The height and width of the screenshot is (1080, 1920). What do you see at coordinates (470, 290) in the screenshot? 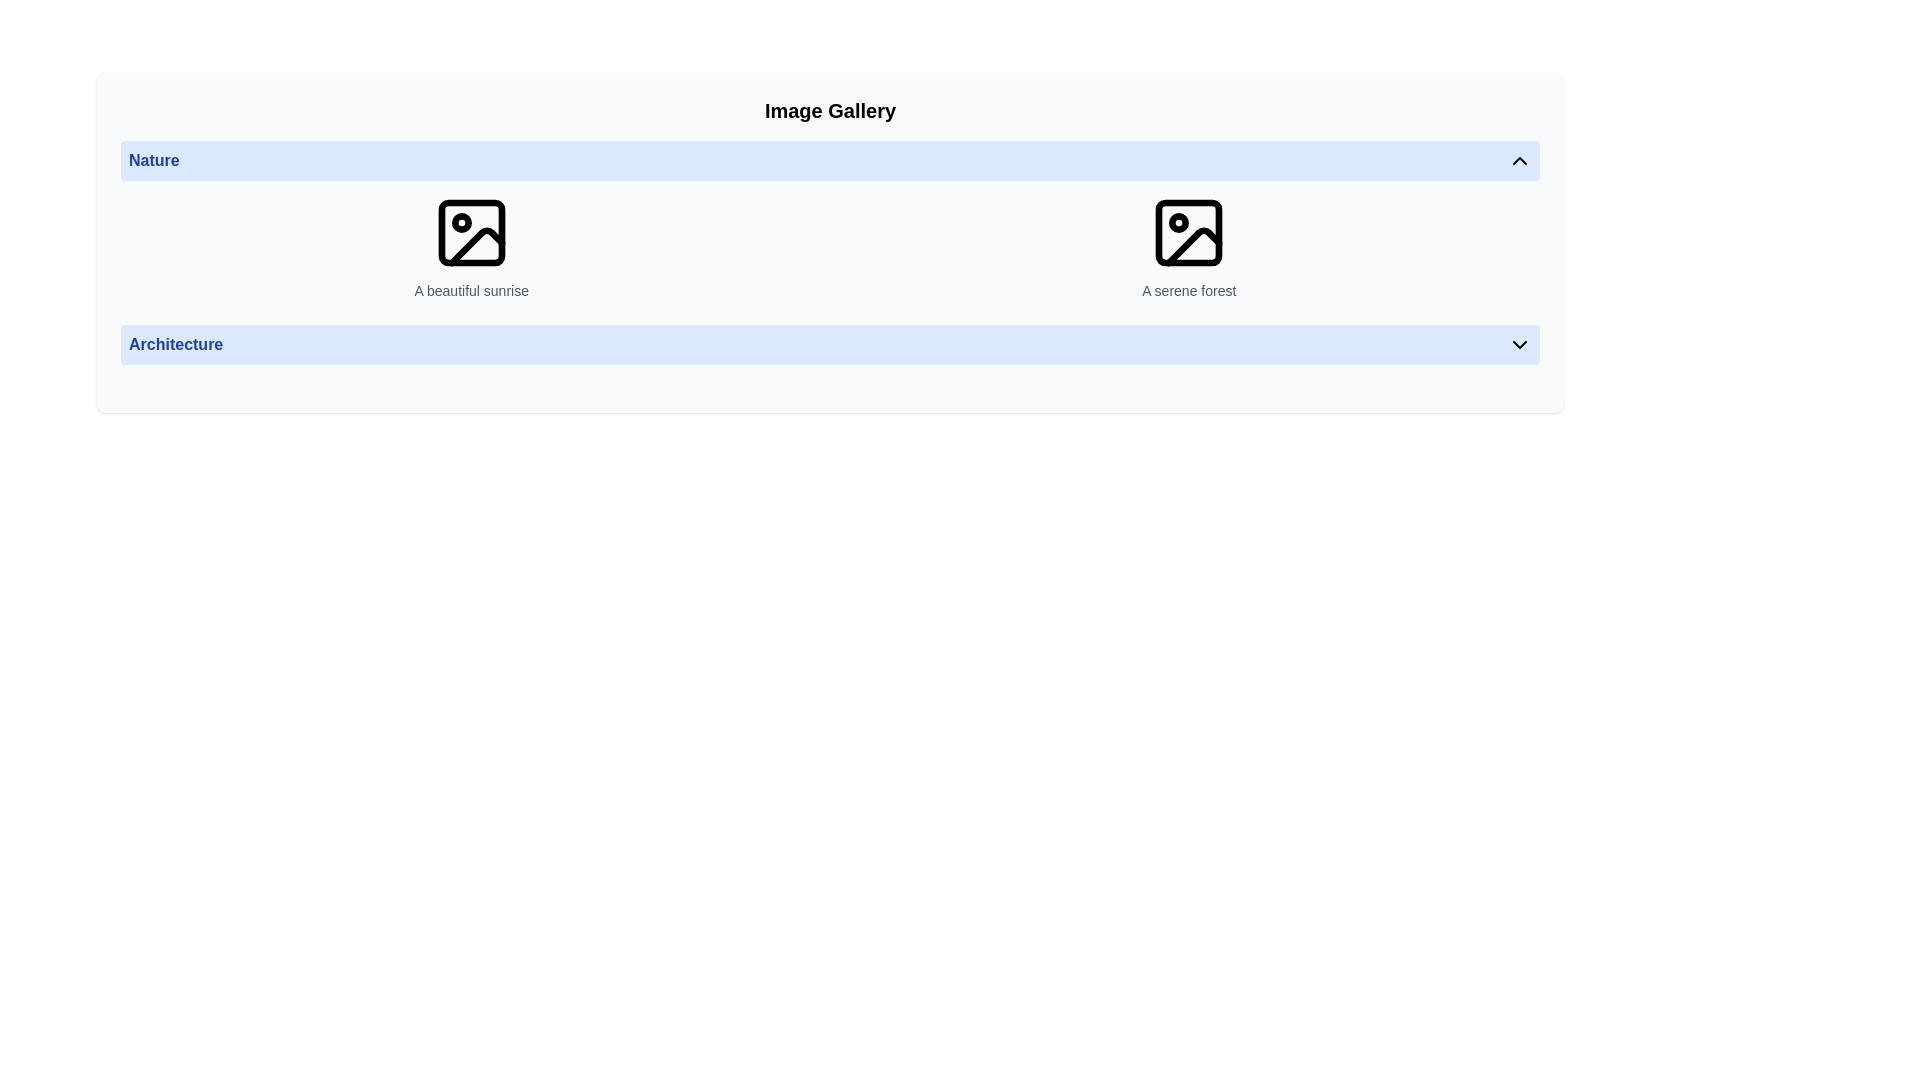
I see `the text element that reads 'A beautiful sunrise' located below the image icon in the 'Nature' category of the 'Image Gallery'` at bounding box center [470, 290].